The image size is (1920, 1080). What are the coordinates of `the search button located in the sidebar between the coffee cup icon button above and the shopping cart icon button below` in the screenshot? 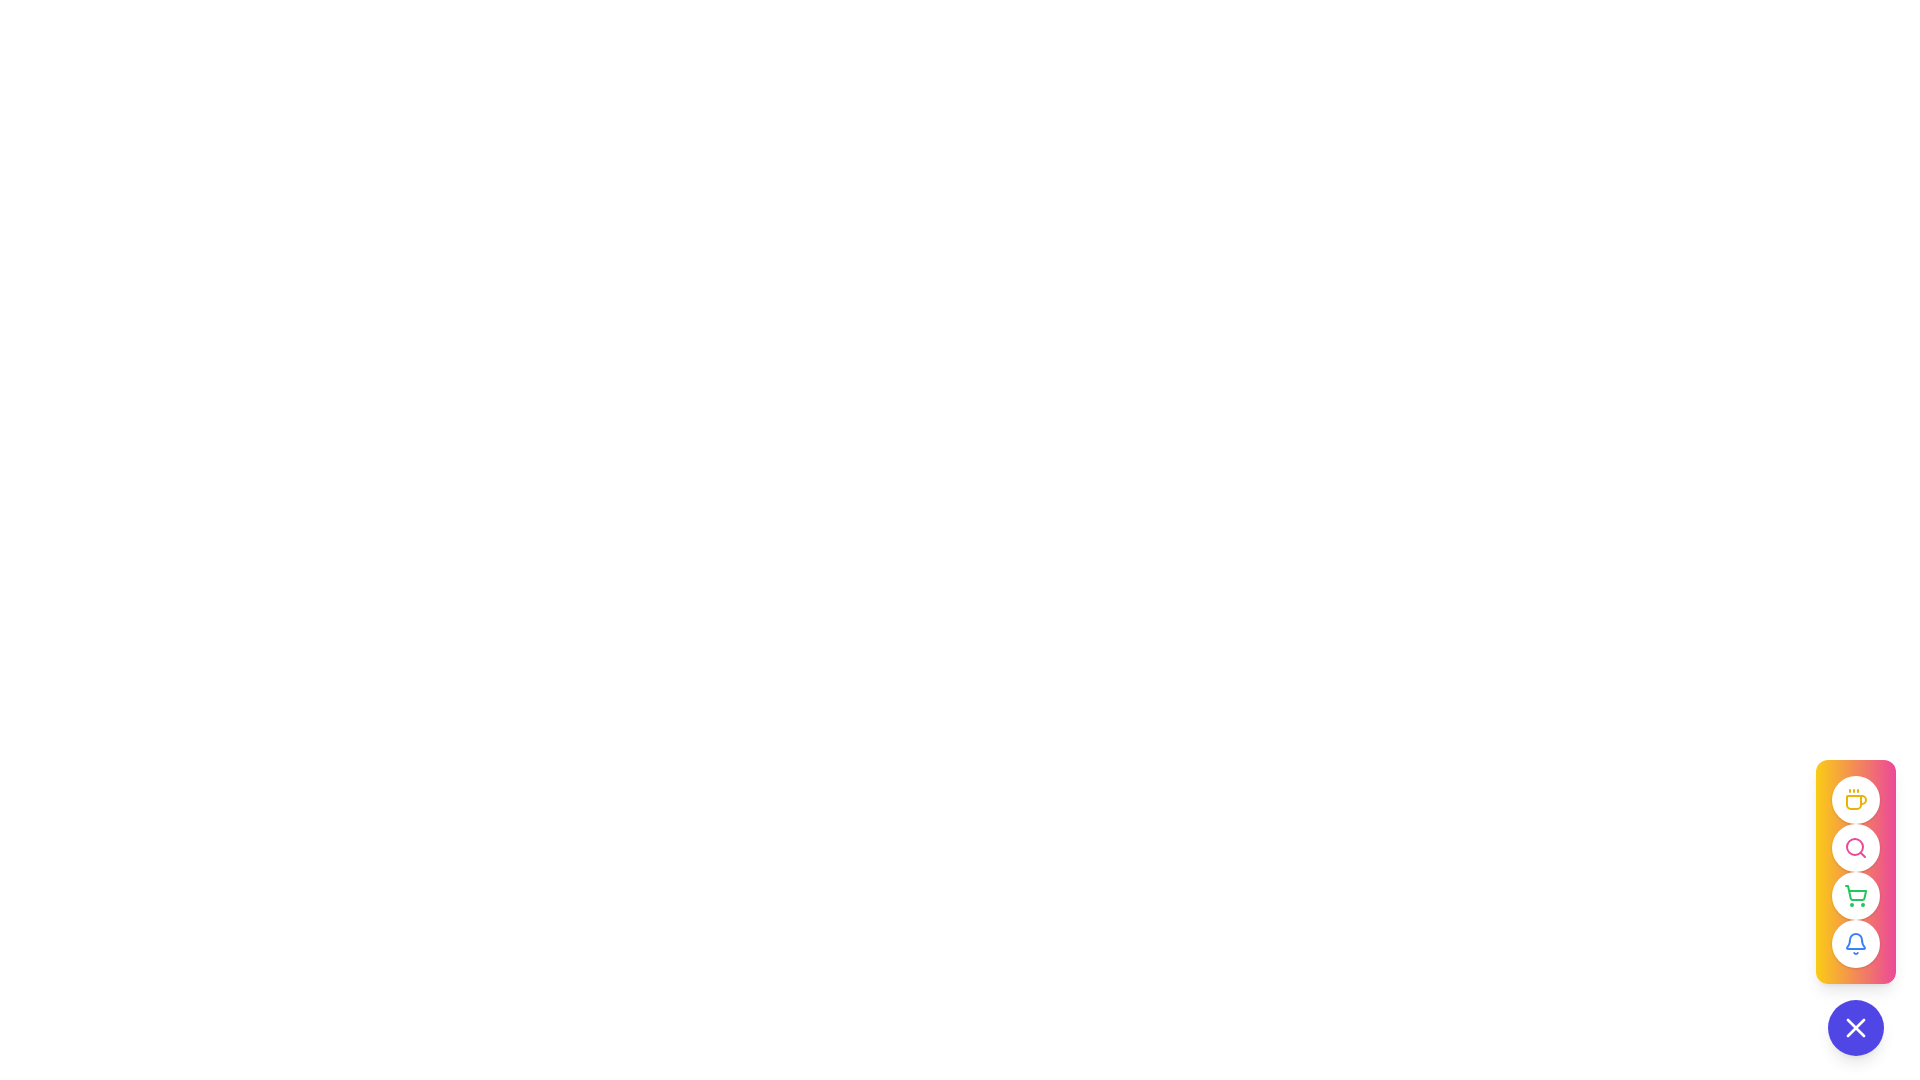 It's located at (1855, 848).